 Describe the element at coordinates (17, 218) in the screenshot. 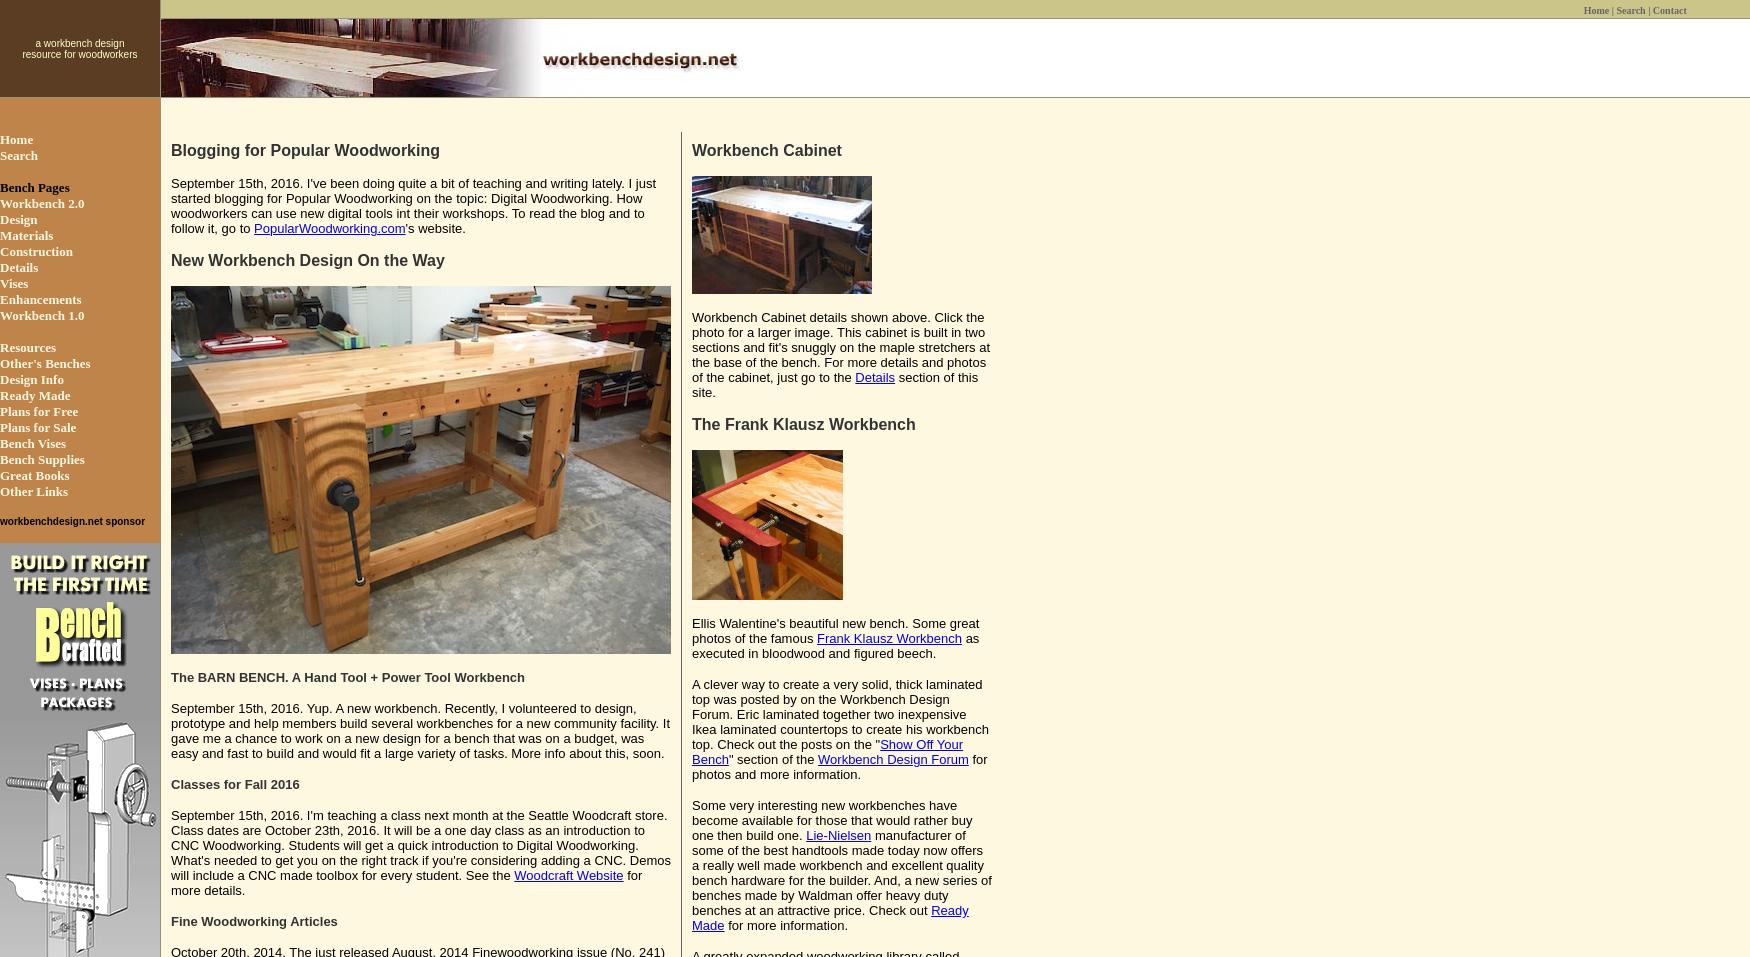

I see `'Design'` at that location.